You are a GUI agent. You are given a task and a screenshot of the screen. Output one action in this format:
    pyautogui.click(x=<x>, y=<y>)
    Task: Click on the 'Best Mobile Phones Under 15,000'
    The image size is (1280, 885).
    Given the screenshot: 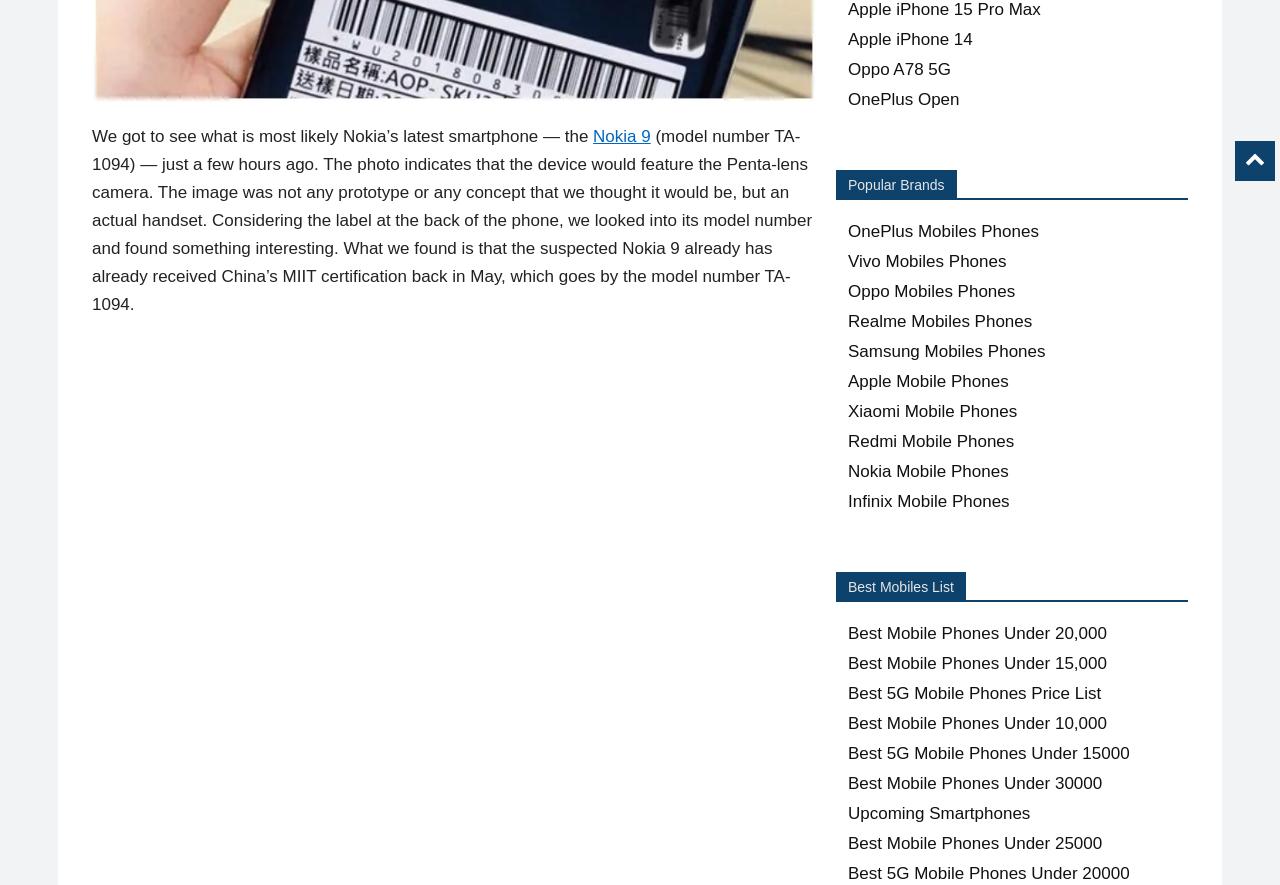 What is the action you would take?
    pyautogui.click(x=977, y=663)
    